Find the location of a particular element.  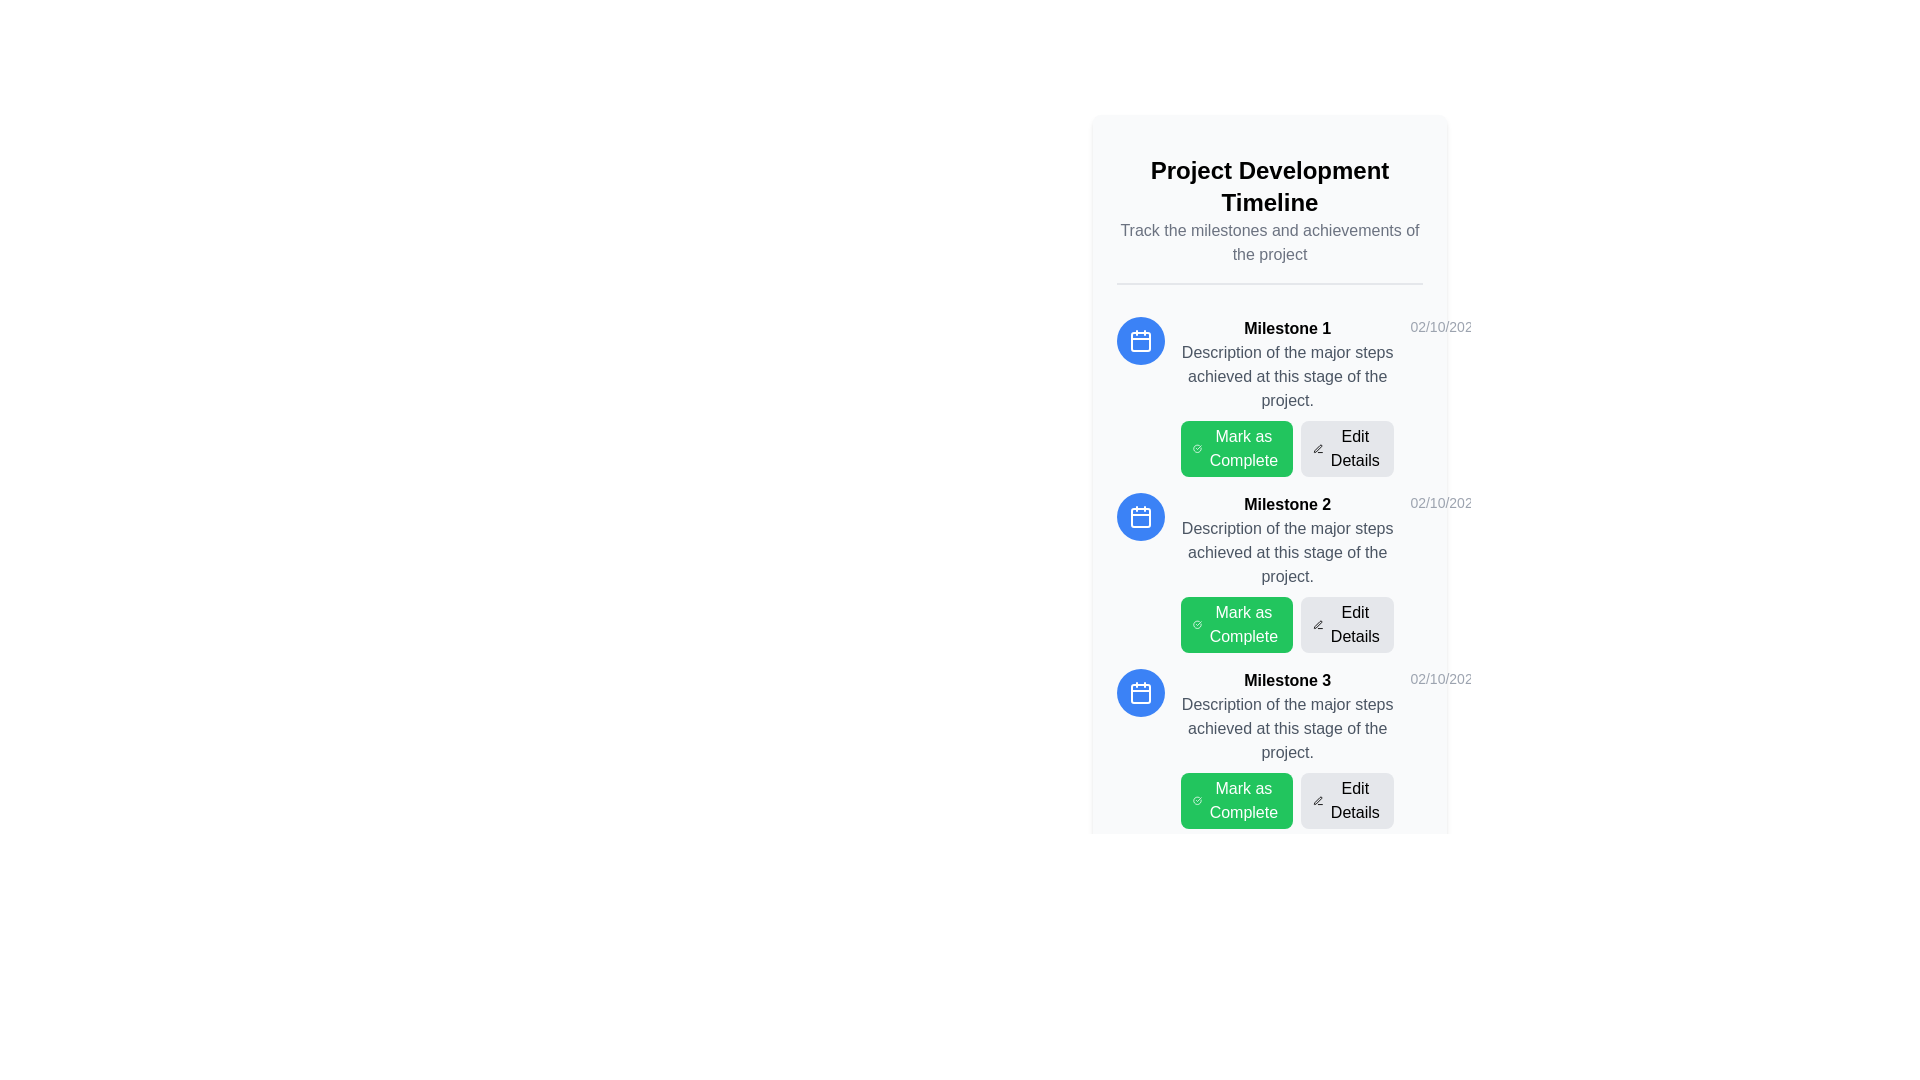

the text element reading 'Track the milestones and achievements of the project', which is styled in gray and positioned directly below the 'Project Development Timeline' title is located at coordinates (1269, 242).